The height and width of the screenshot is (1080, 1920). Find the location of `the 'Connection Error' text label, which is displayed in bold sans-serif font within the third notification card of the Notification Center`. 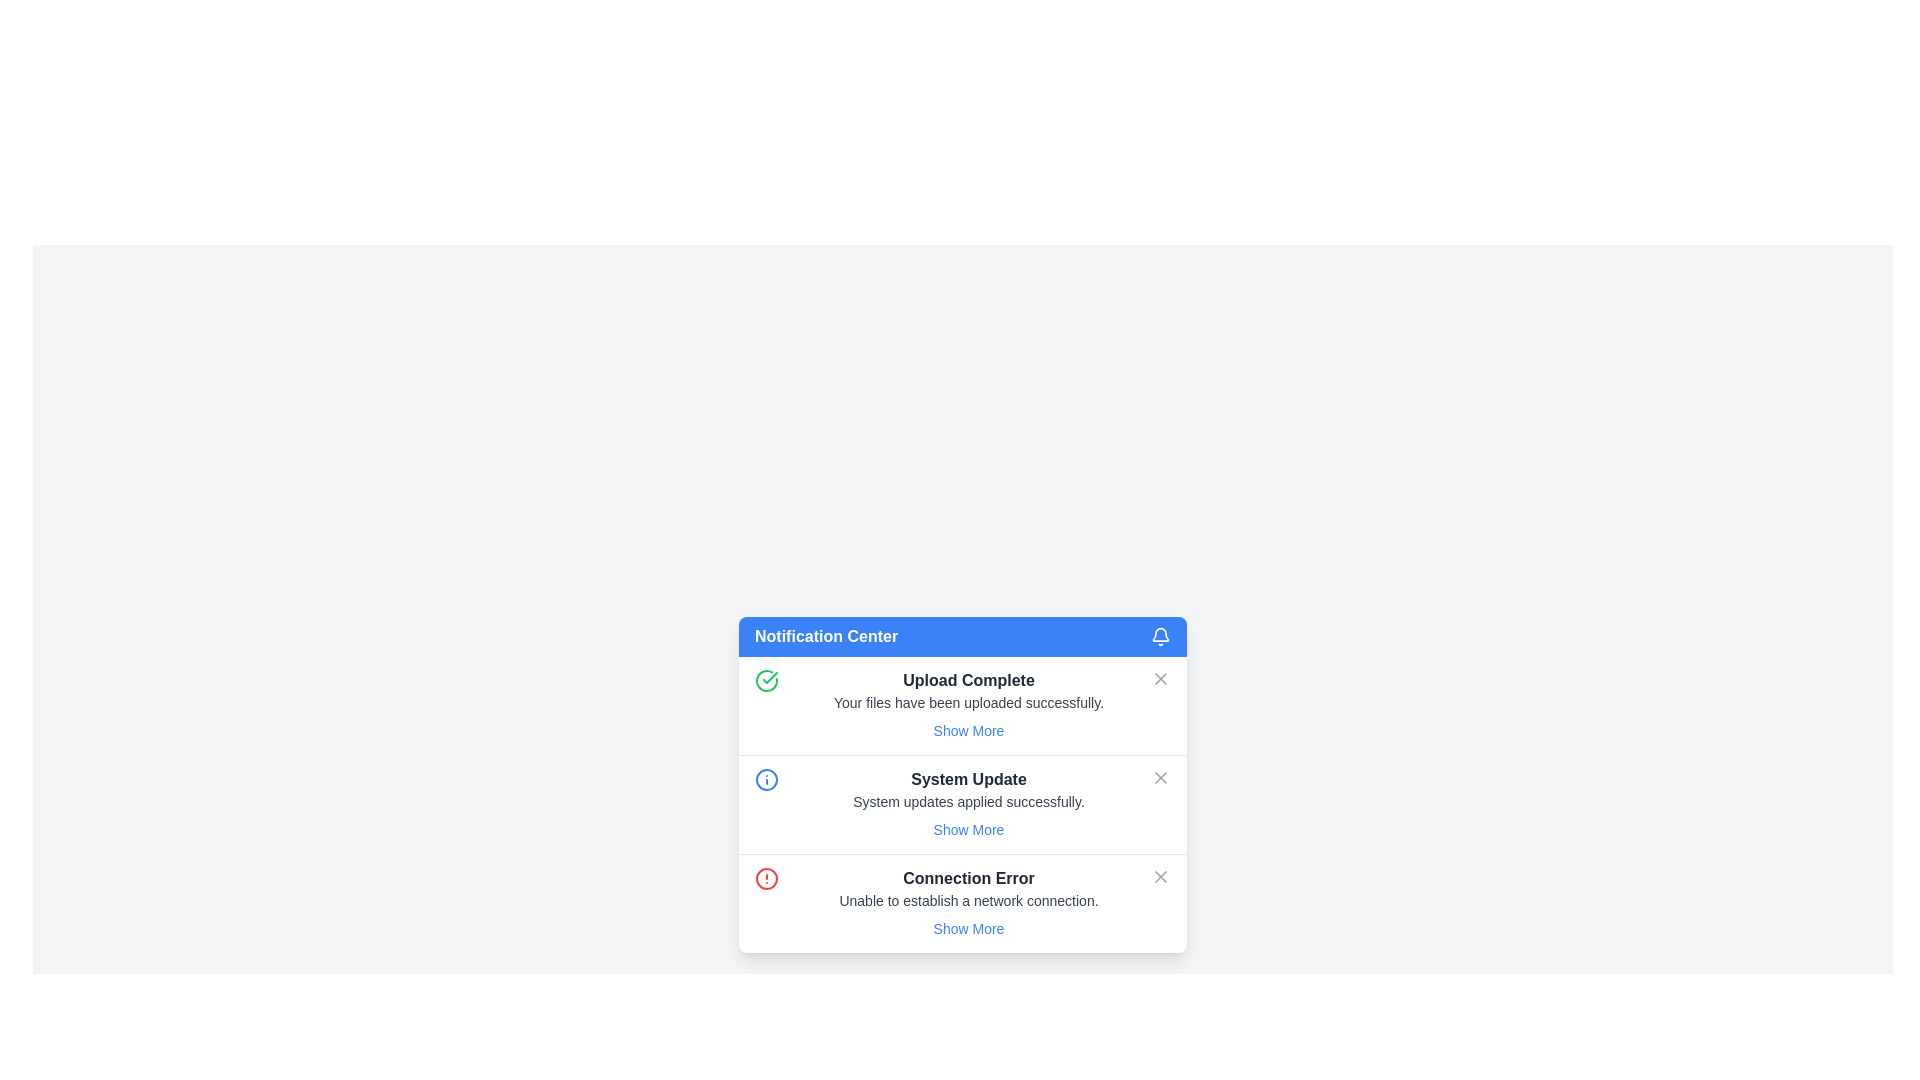

the 'Connection Error' text label, which is displayed in bold sans-serif font within the third notification card of the Notification Center is located at coordinates (969, 878).